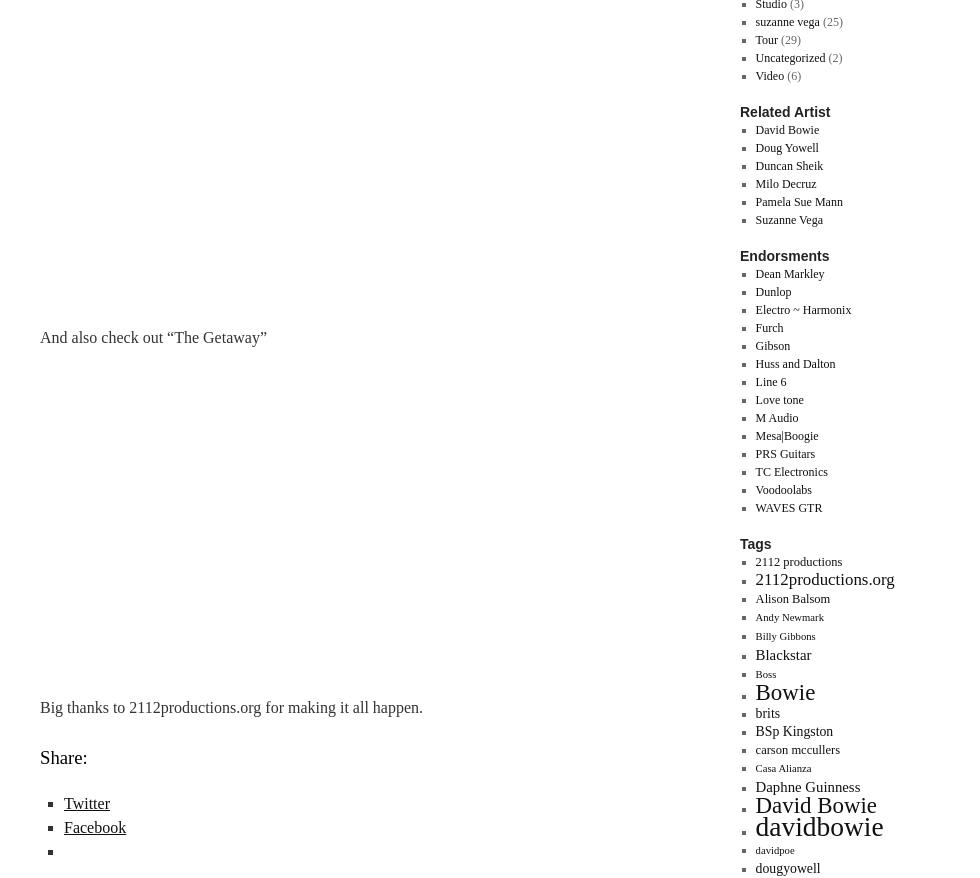  What do you see at coordinates (769, 328) in the screenshot?
I see `'Furch'` at bounding box center [769, 328].